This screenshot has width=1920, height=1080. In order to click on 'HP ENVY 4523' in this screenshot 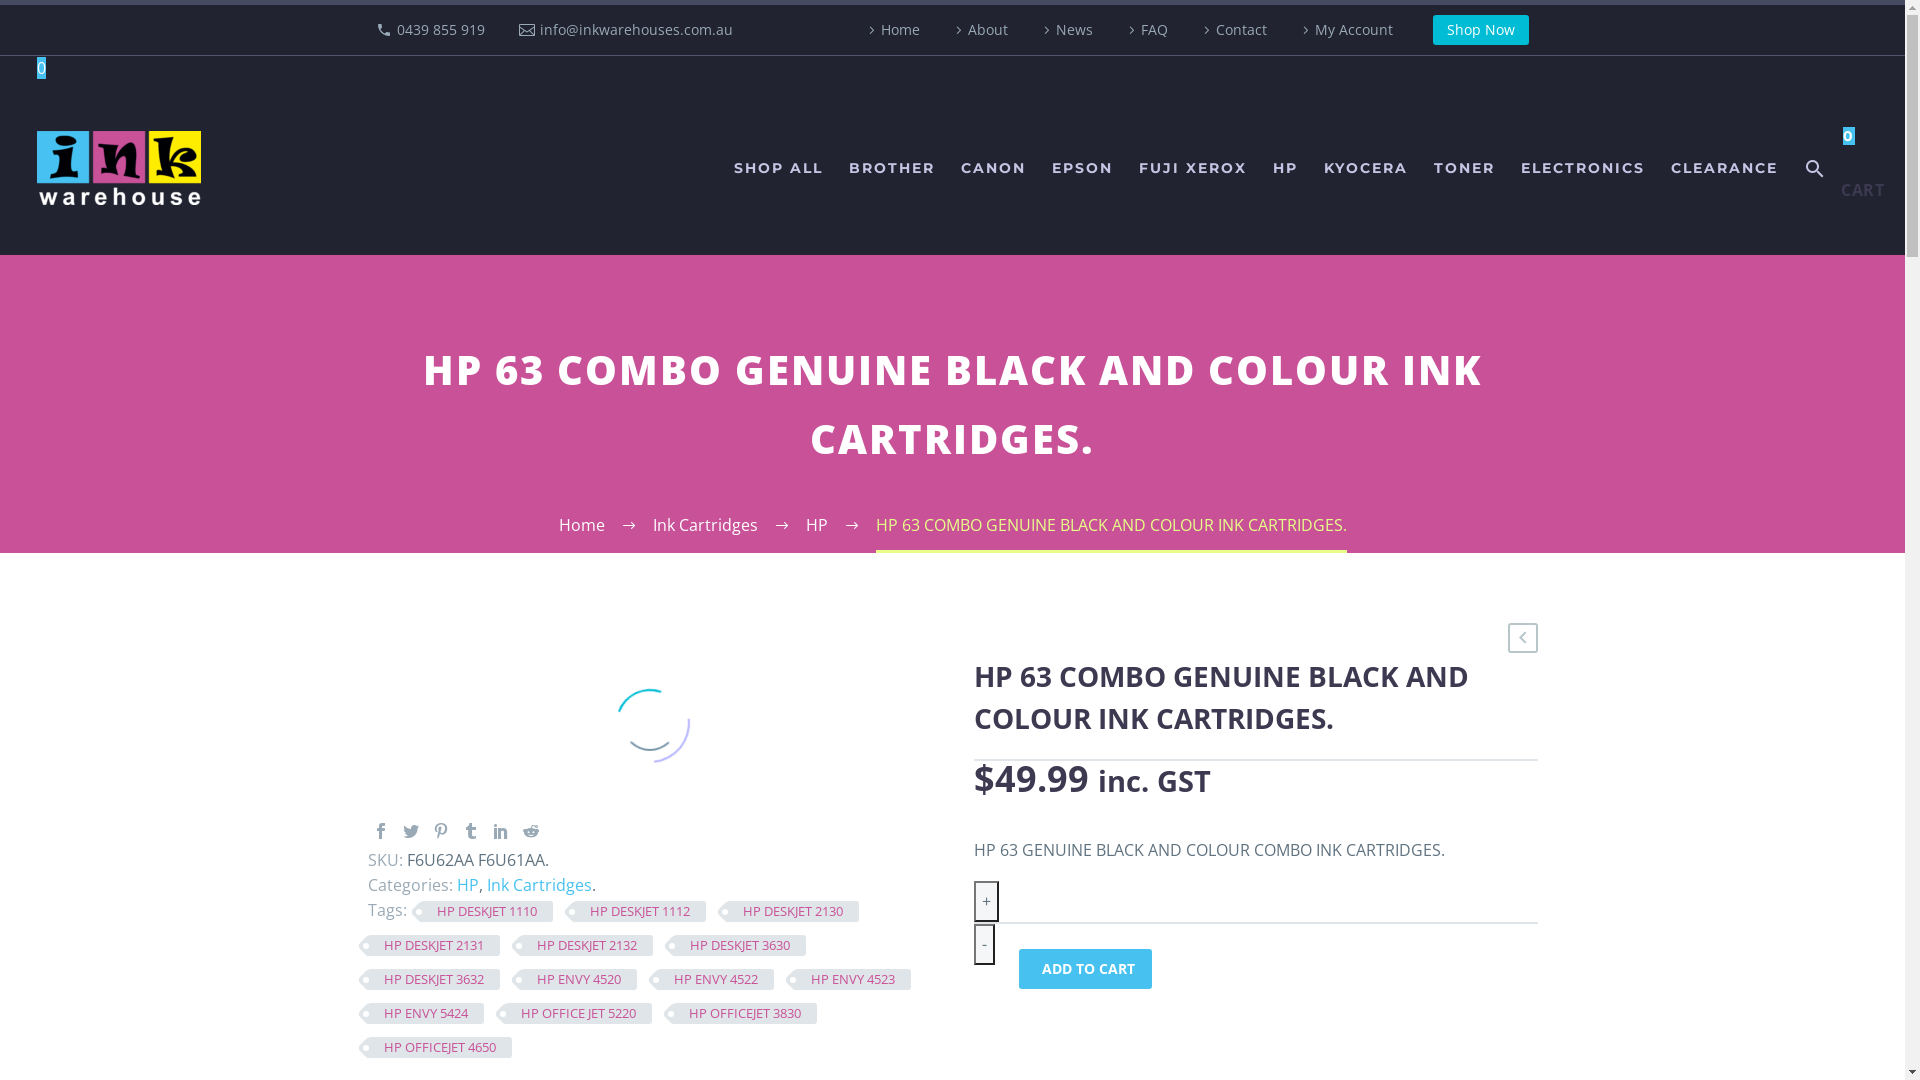, I will do `click(851, 978)`.